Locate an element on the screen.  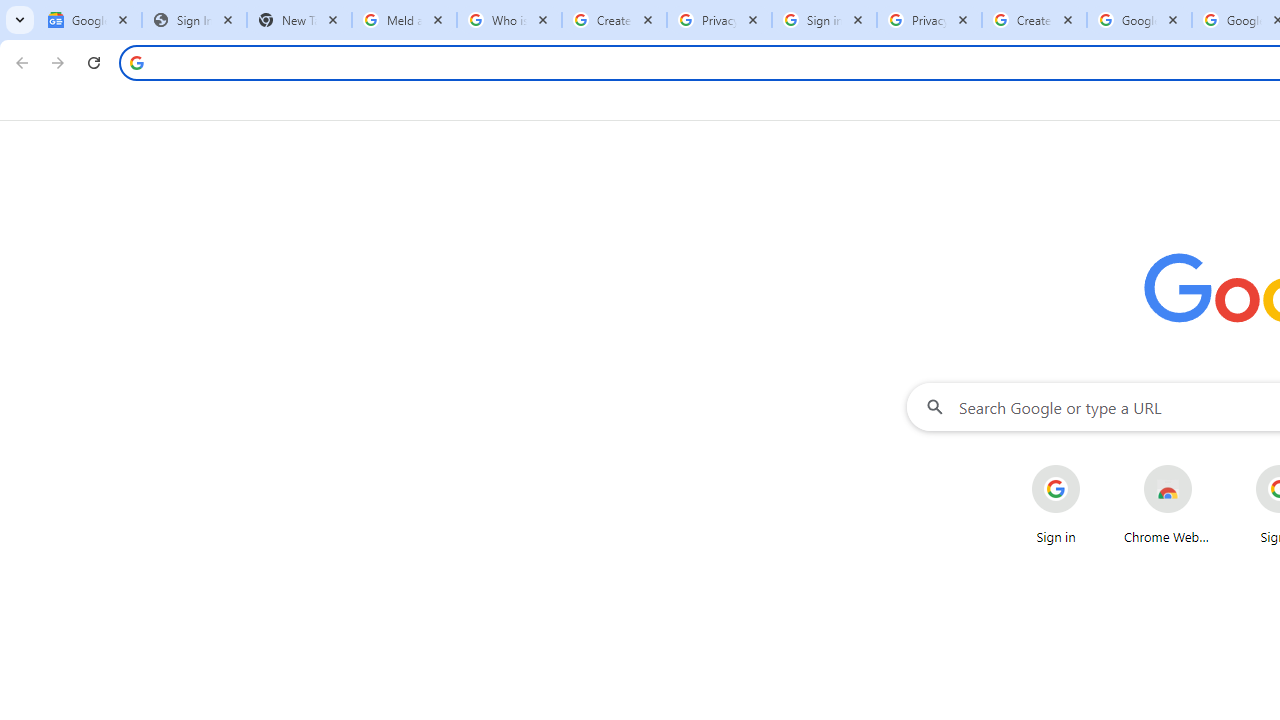
'New Tab' is located at coordinates (298, 20).